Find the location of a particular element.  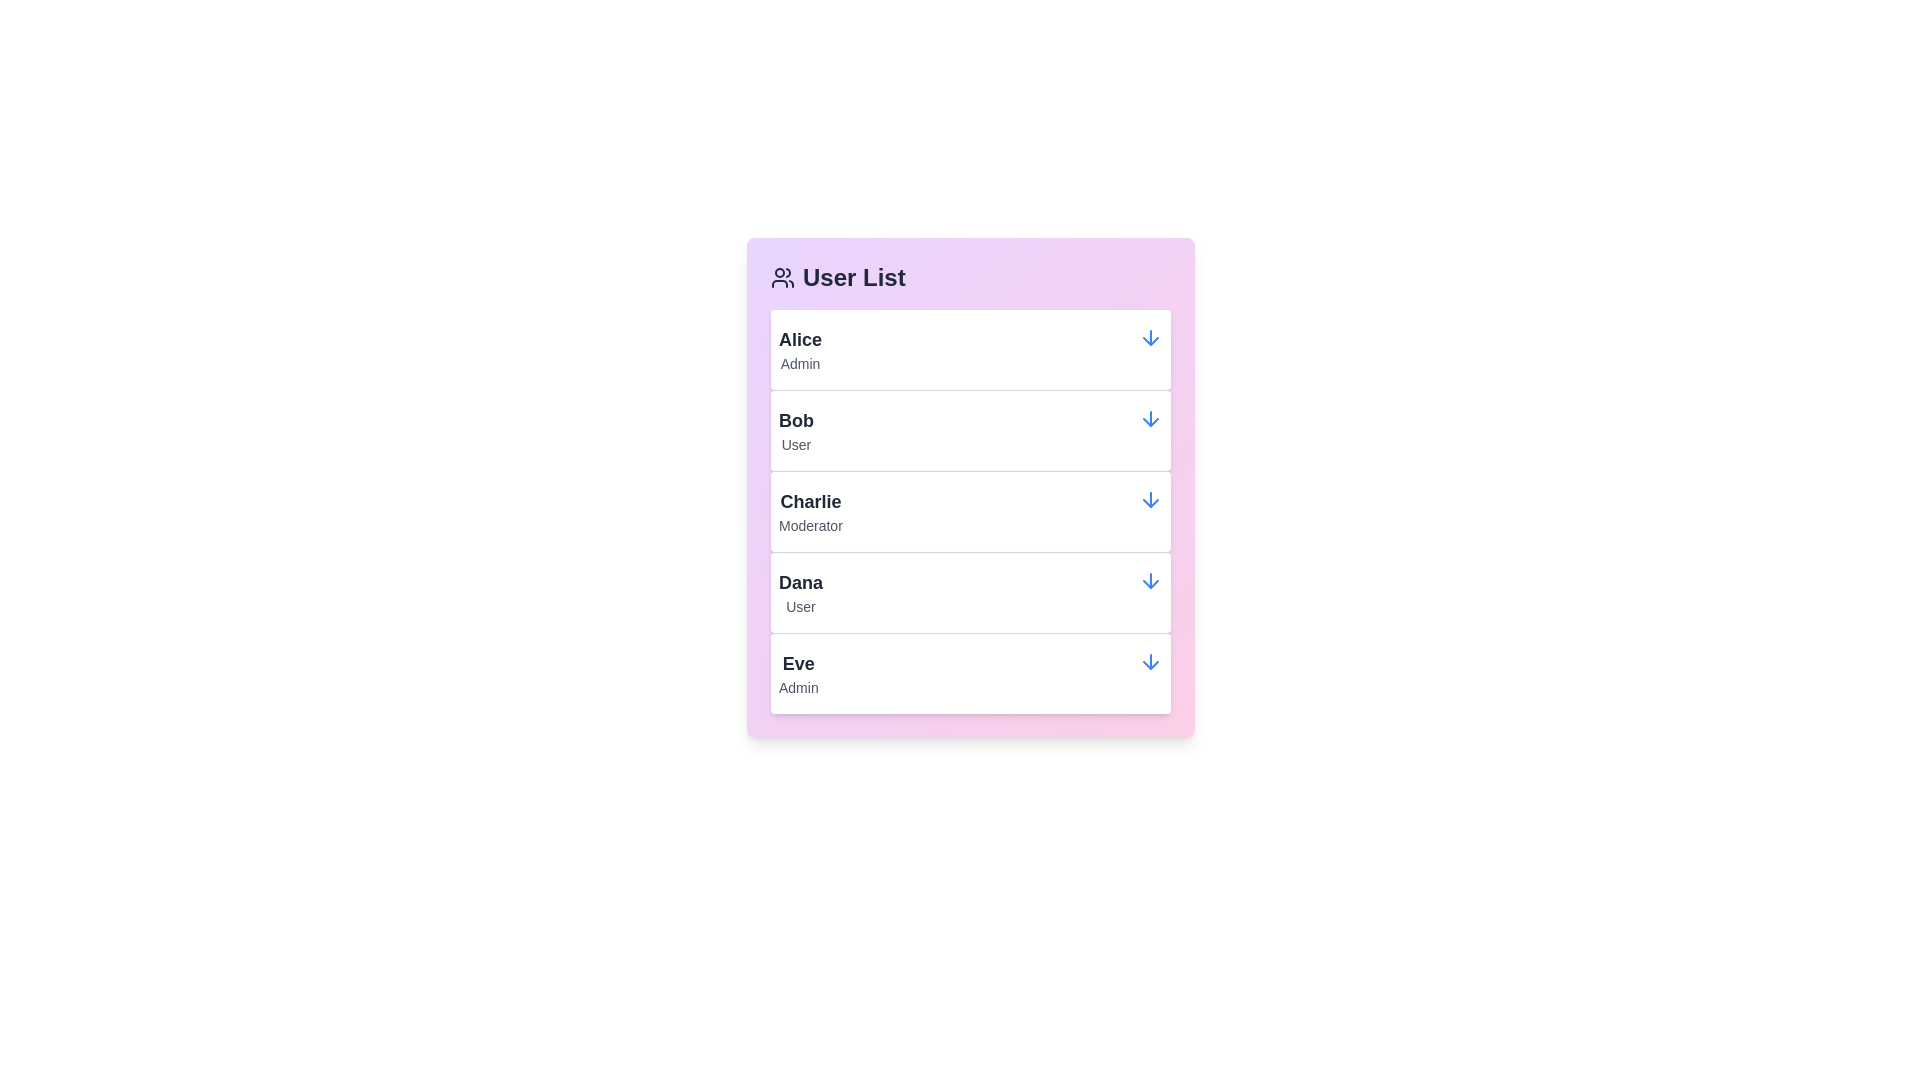

the user list item corresponding to Alice is located at coordinates (970, 349).